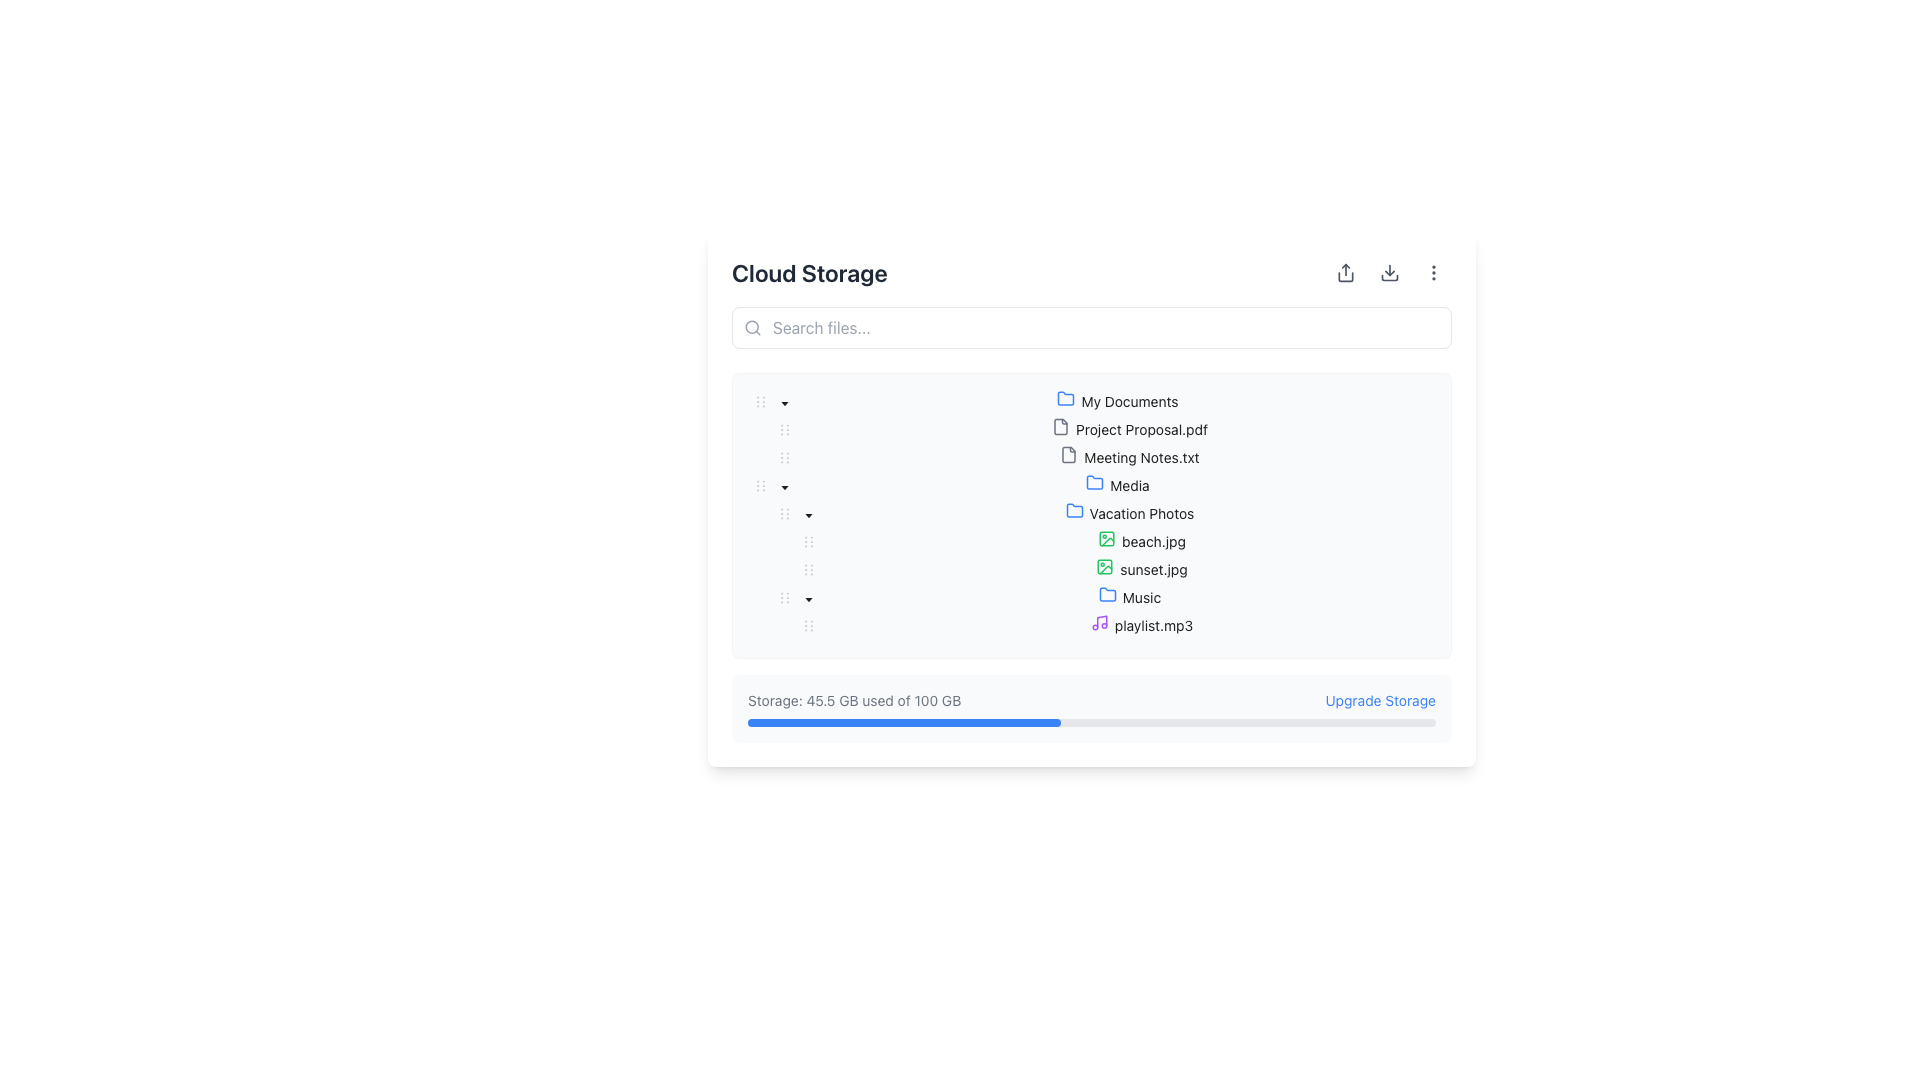 This screenshot has width=1920, height=1080. What do you see at coordinates (833, 570) in the screenshot?
I see `the structural marker element for 'sunset.jpg' in the hierarchical file tree` at bounding box center [833, 570].